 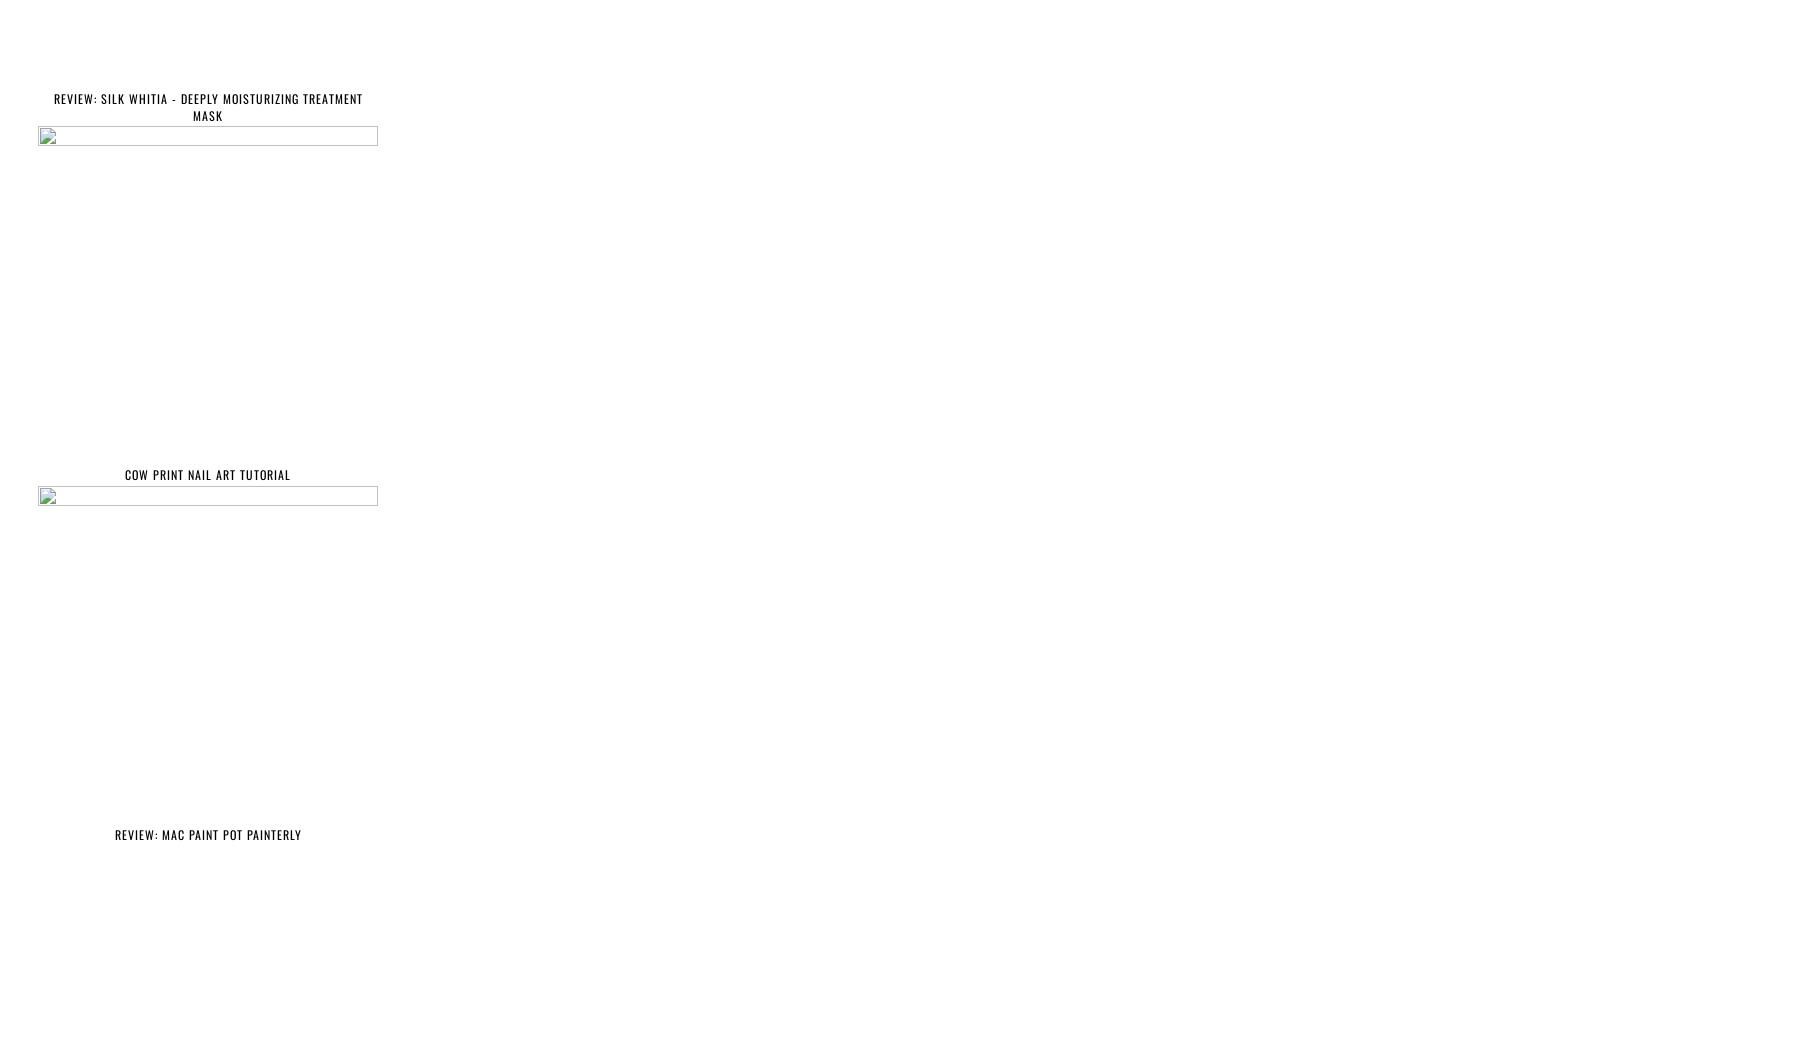 I want to click on 'Find more on this blog', so click(x=207, y=928).